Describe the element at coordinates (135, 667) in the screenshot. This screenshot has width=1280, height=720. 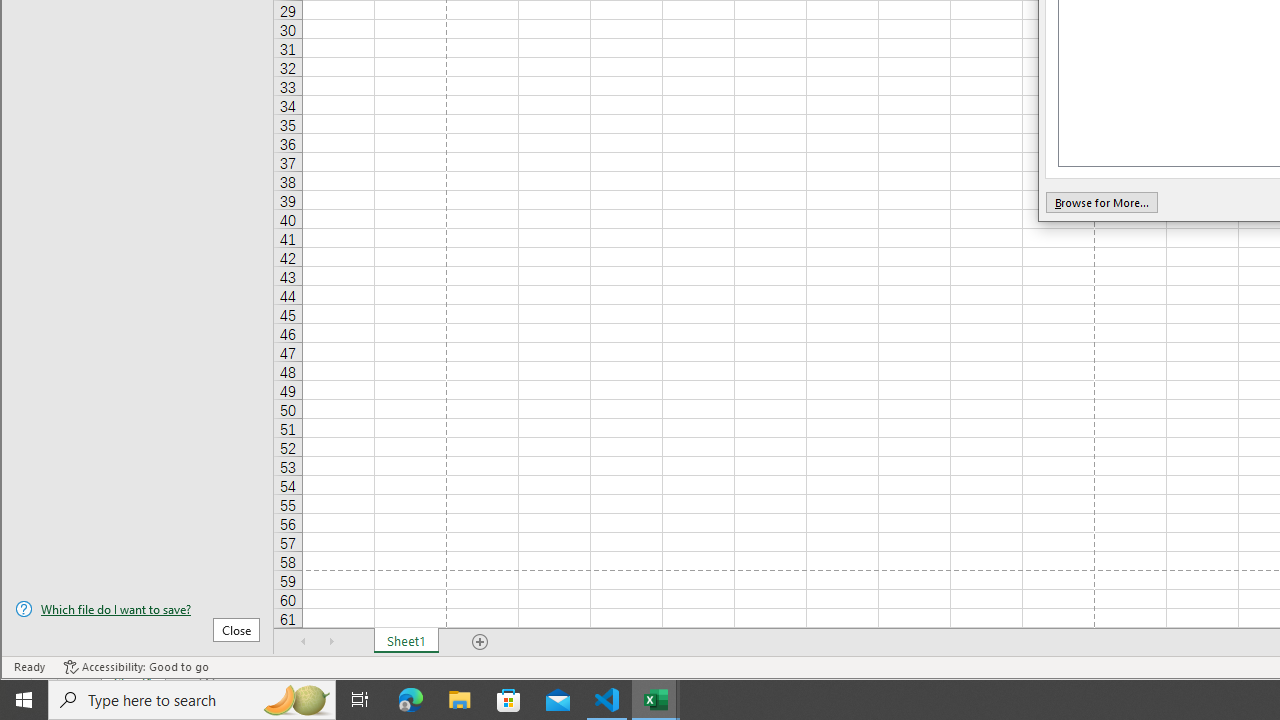
I see `'Accessibility Checker Accessibility: Good to go'` at that location.